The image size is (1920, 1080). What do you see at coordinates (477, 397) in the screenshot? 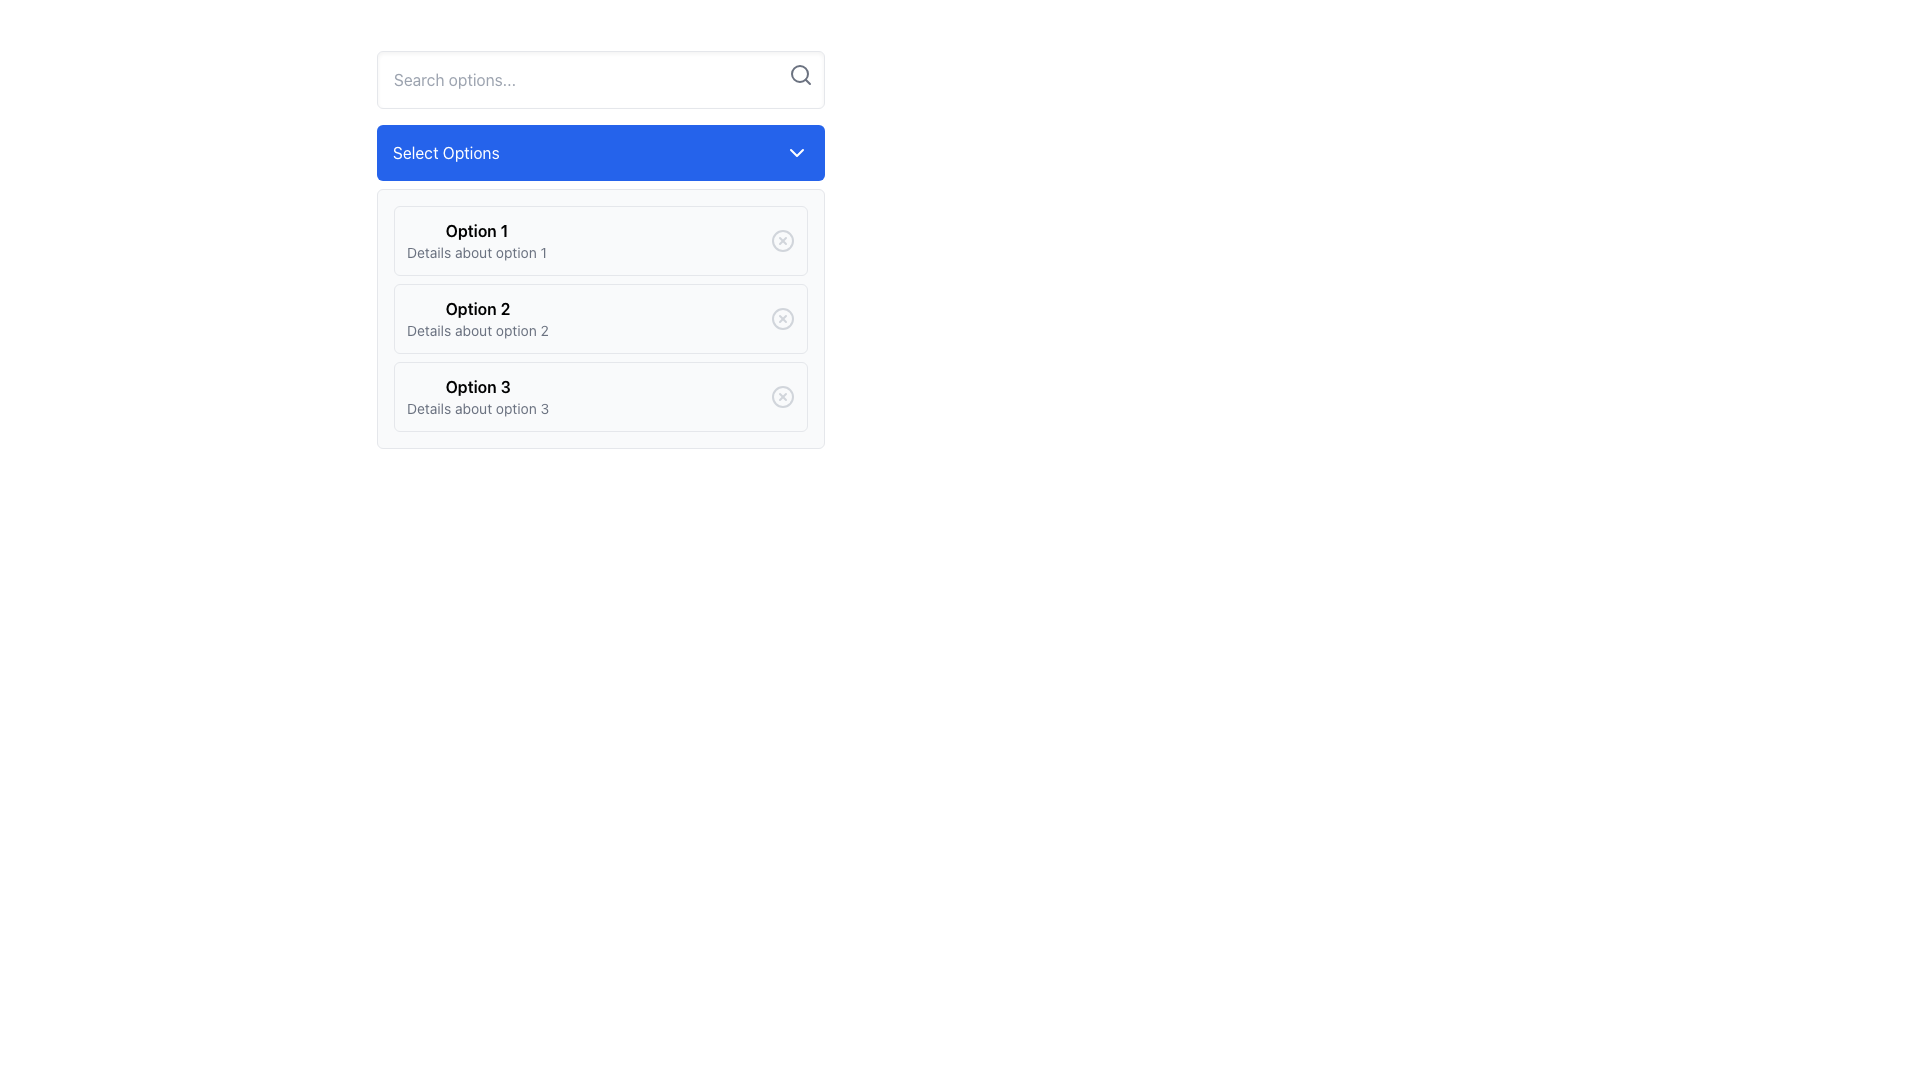
I see `the third list item labeled 'Option 3' which displays a bold title and smaller gray details` at bounding box center [477, 397].